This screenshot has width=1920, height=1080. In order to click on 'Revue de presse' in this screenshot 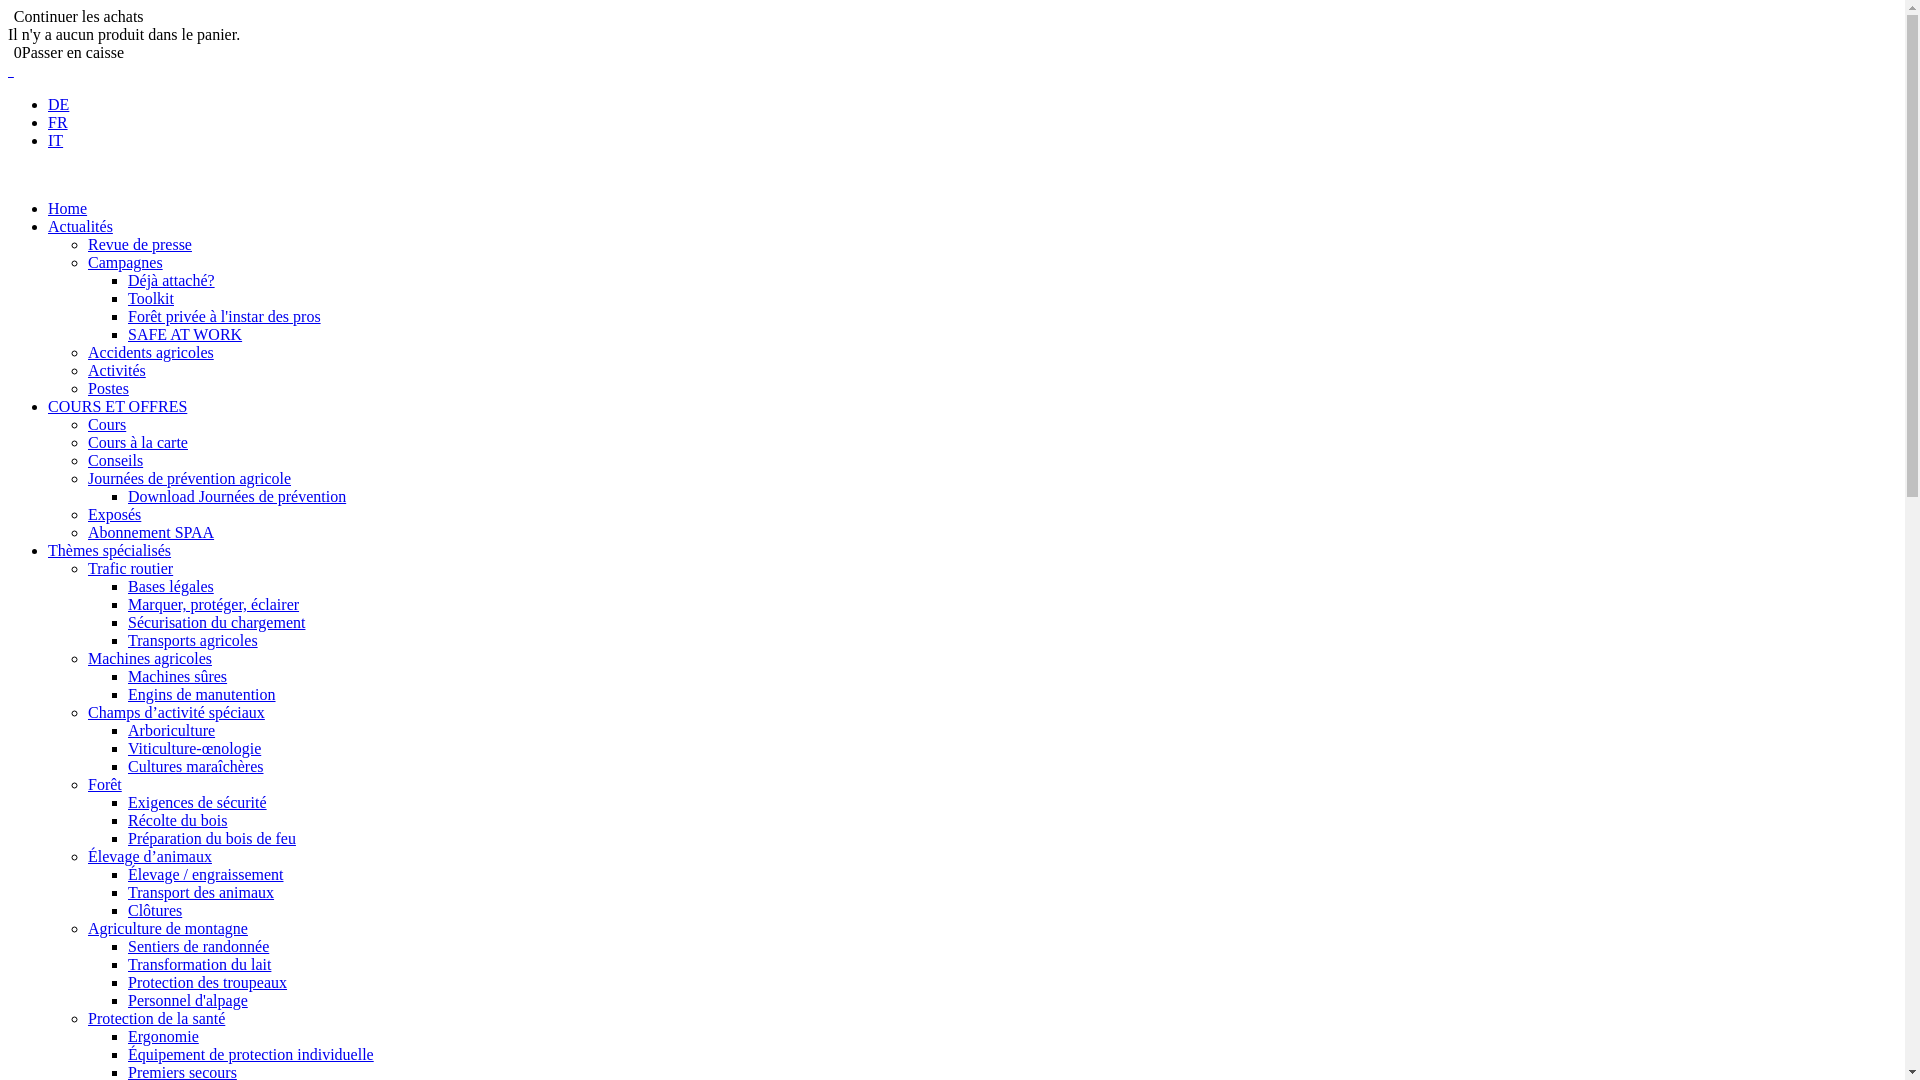, I will do `click(138, 243)`.